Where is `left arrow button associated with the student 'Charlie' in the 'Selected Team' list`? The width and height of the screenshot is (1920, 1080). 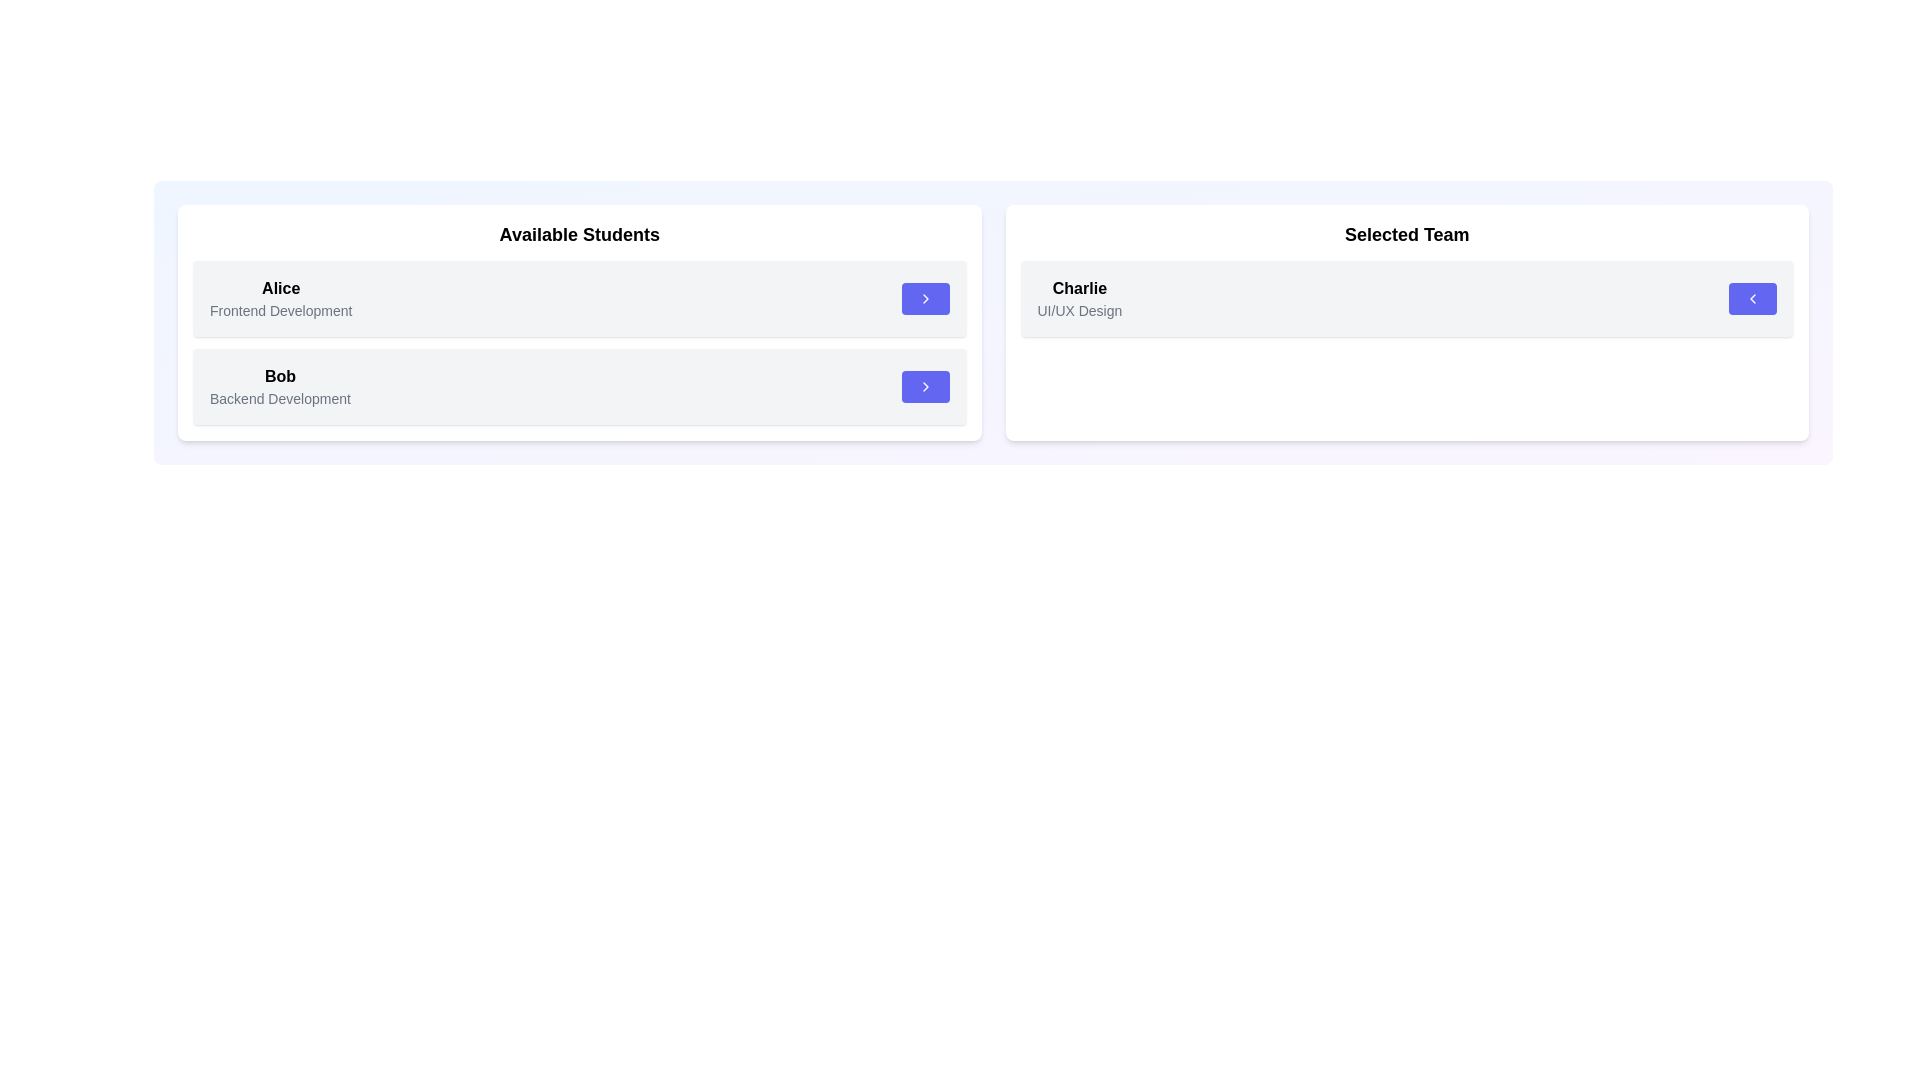
left arrow button associated with the student 'Charlie' in the 'Selected Team' list is located at coordinates (1751, 299).